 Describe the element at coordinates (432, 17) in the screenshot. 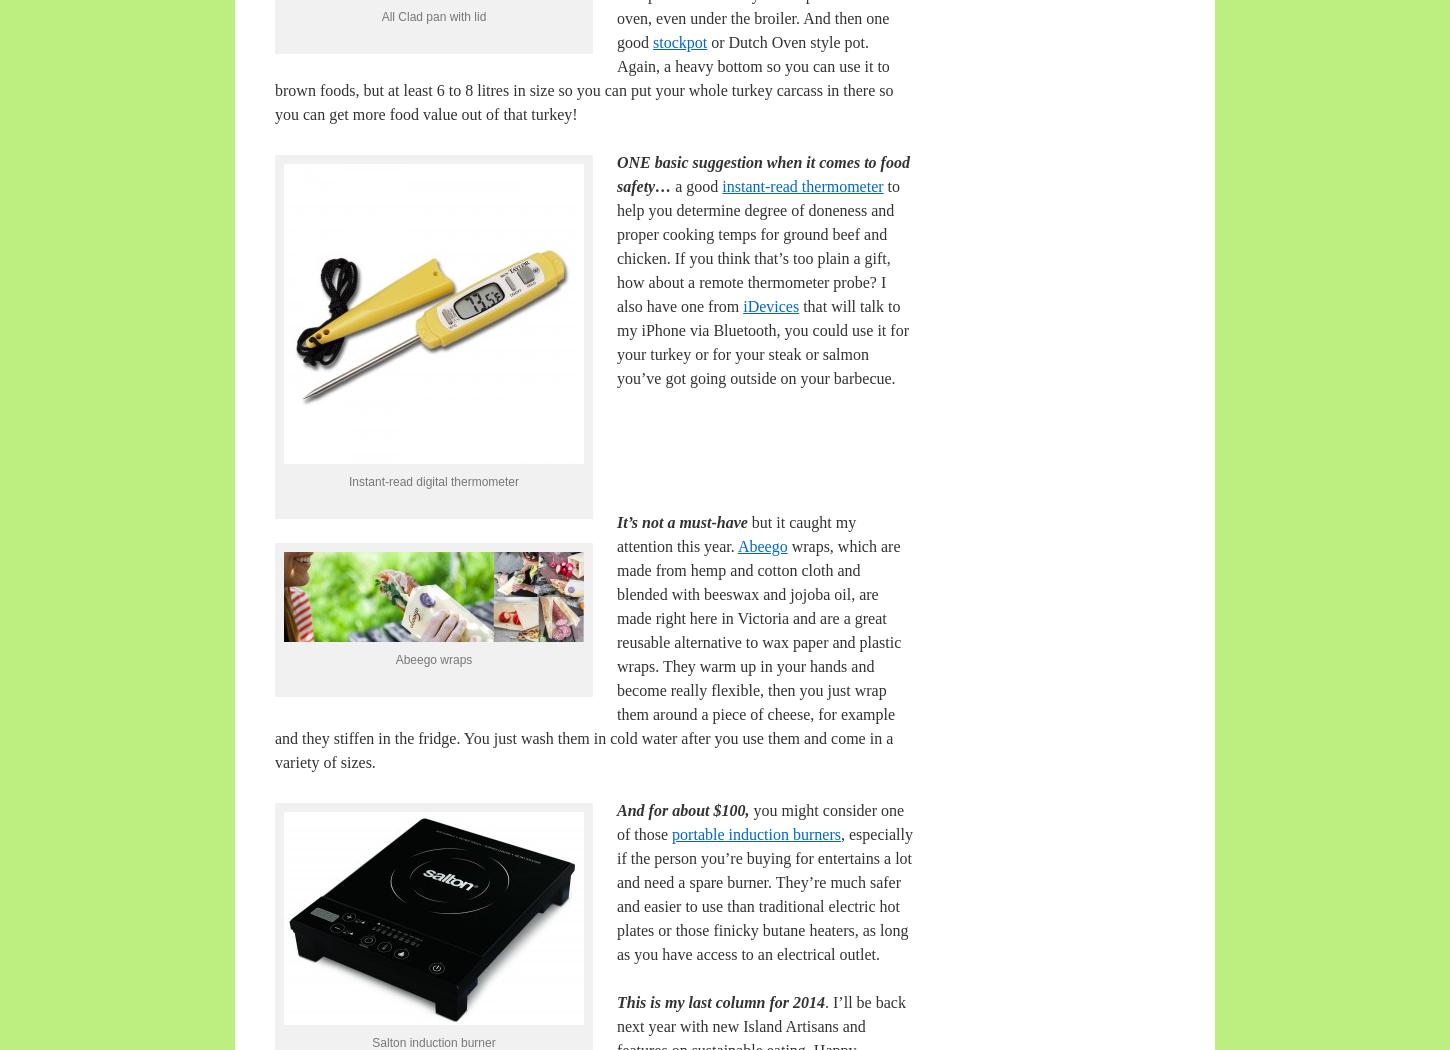

I see `'All Clad pan with lid'` at that location.